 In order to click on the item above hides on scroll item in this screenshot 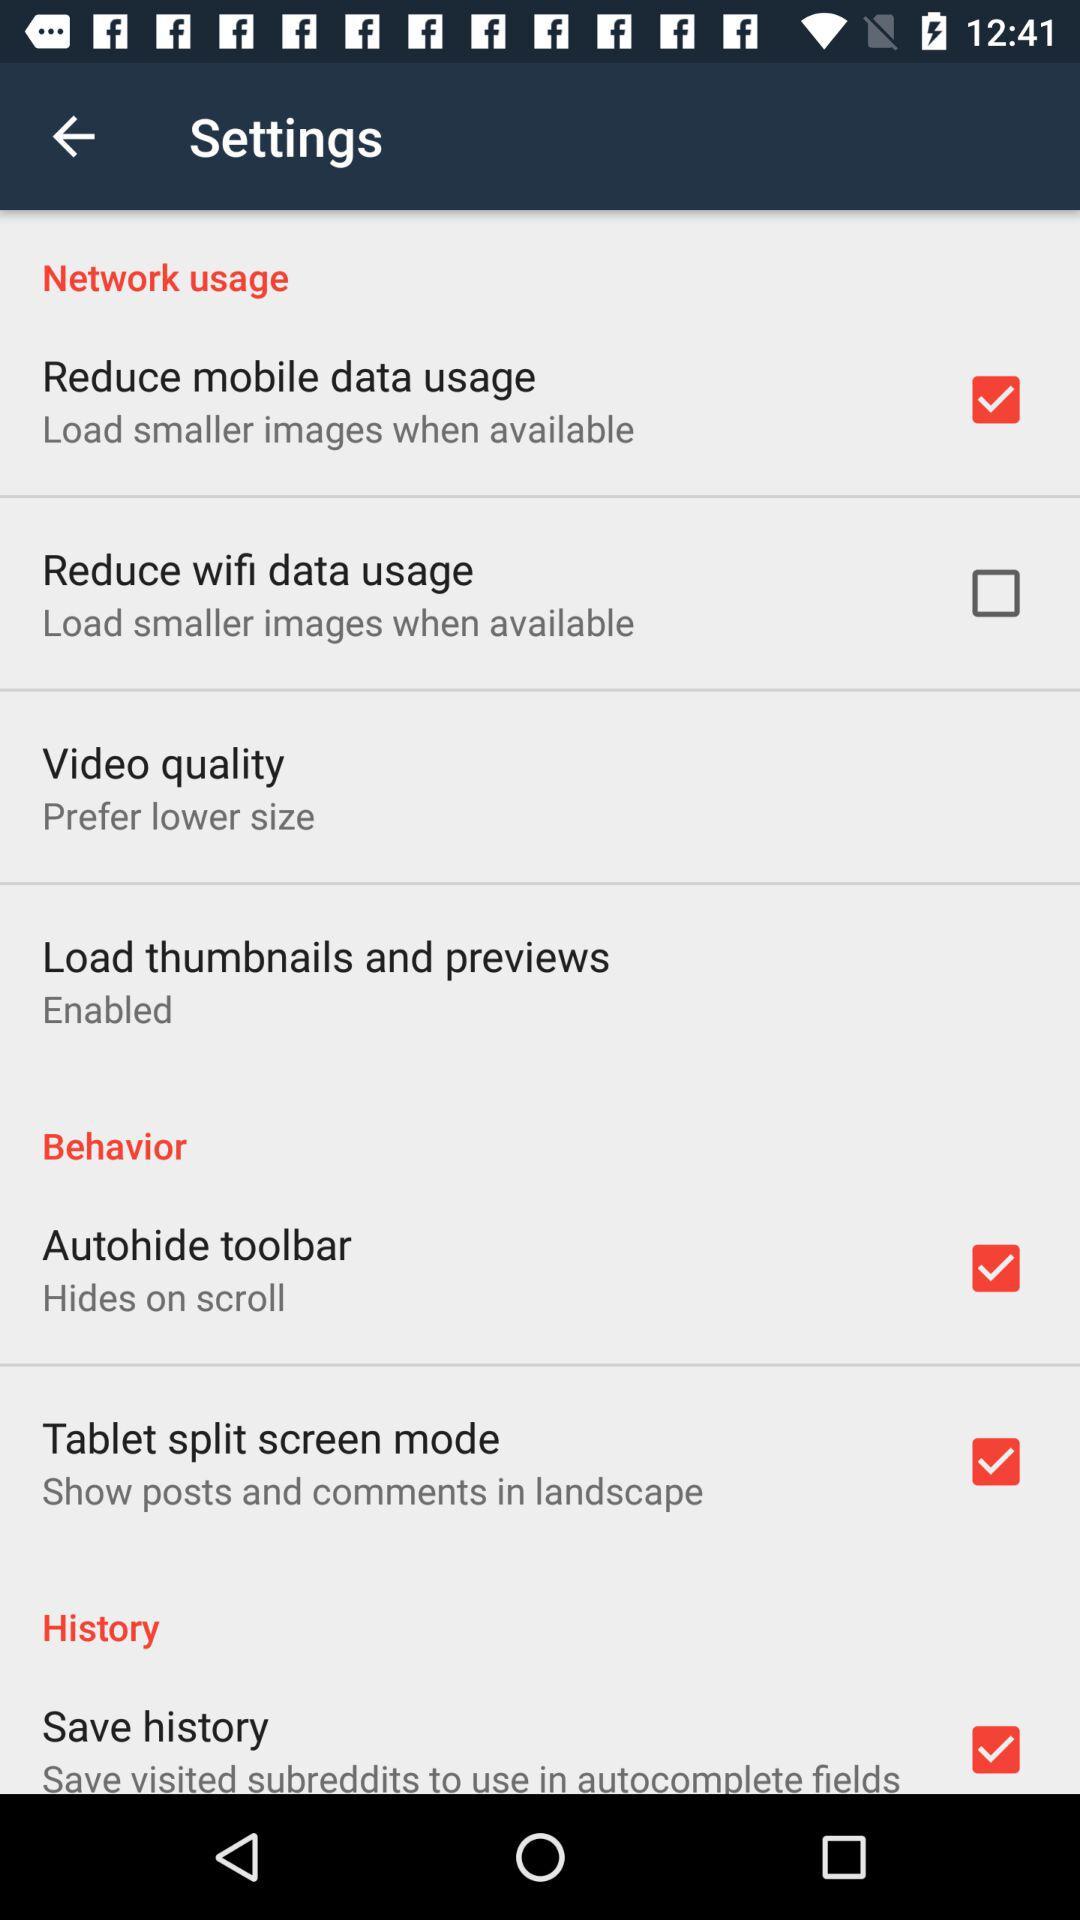, I will do `click(196, 1242)`.